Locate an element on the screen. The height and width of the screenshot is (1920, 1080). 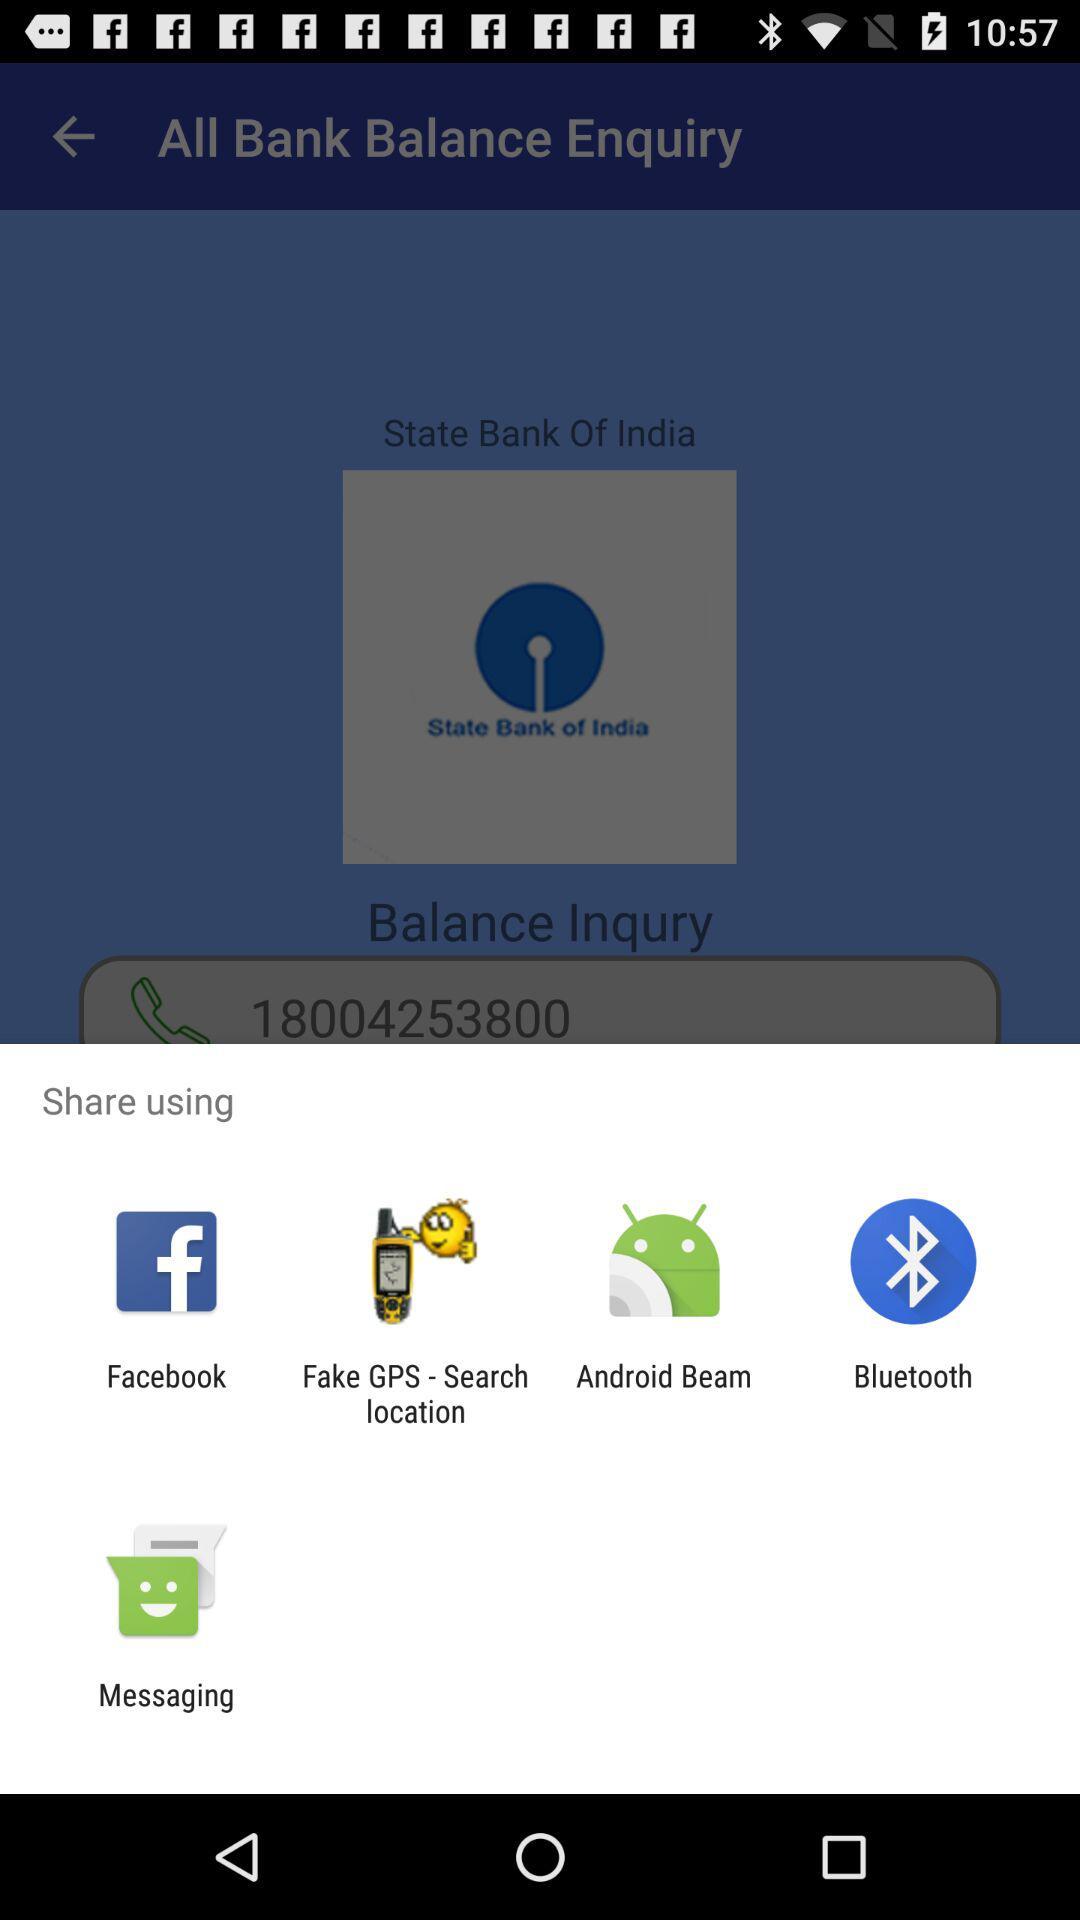
icon to the right of android beam item is located at coordinates (913, 1392).